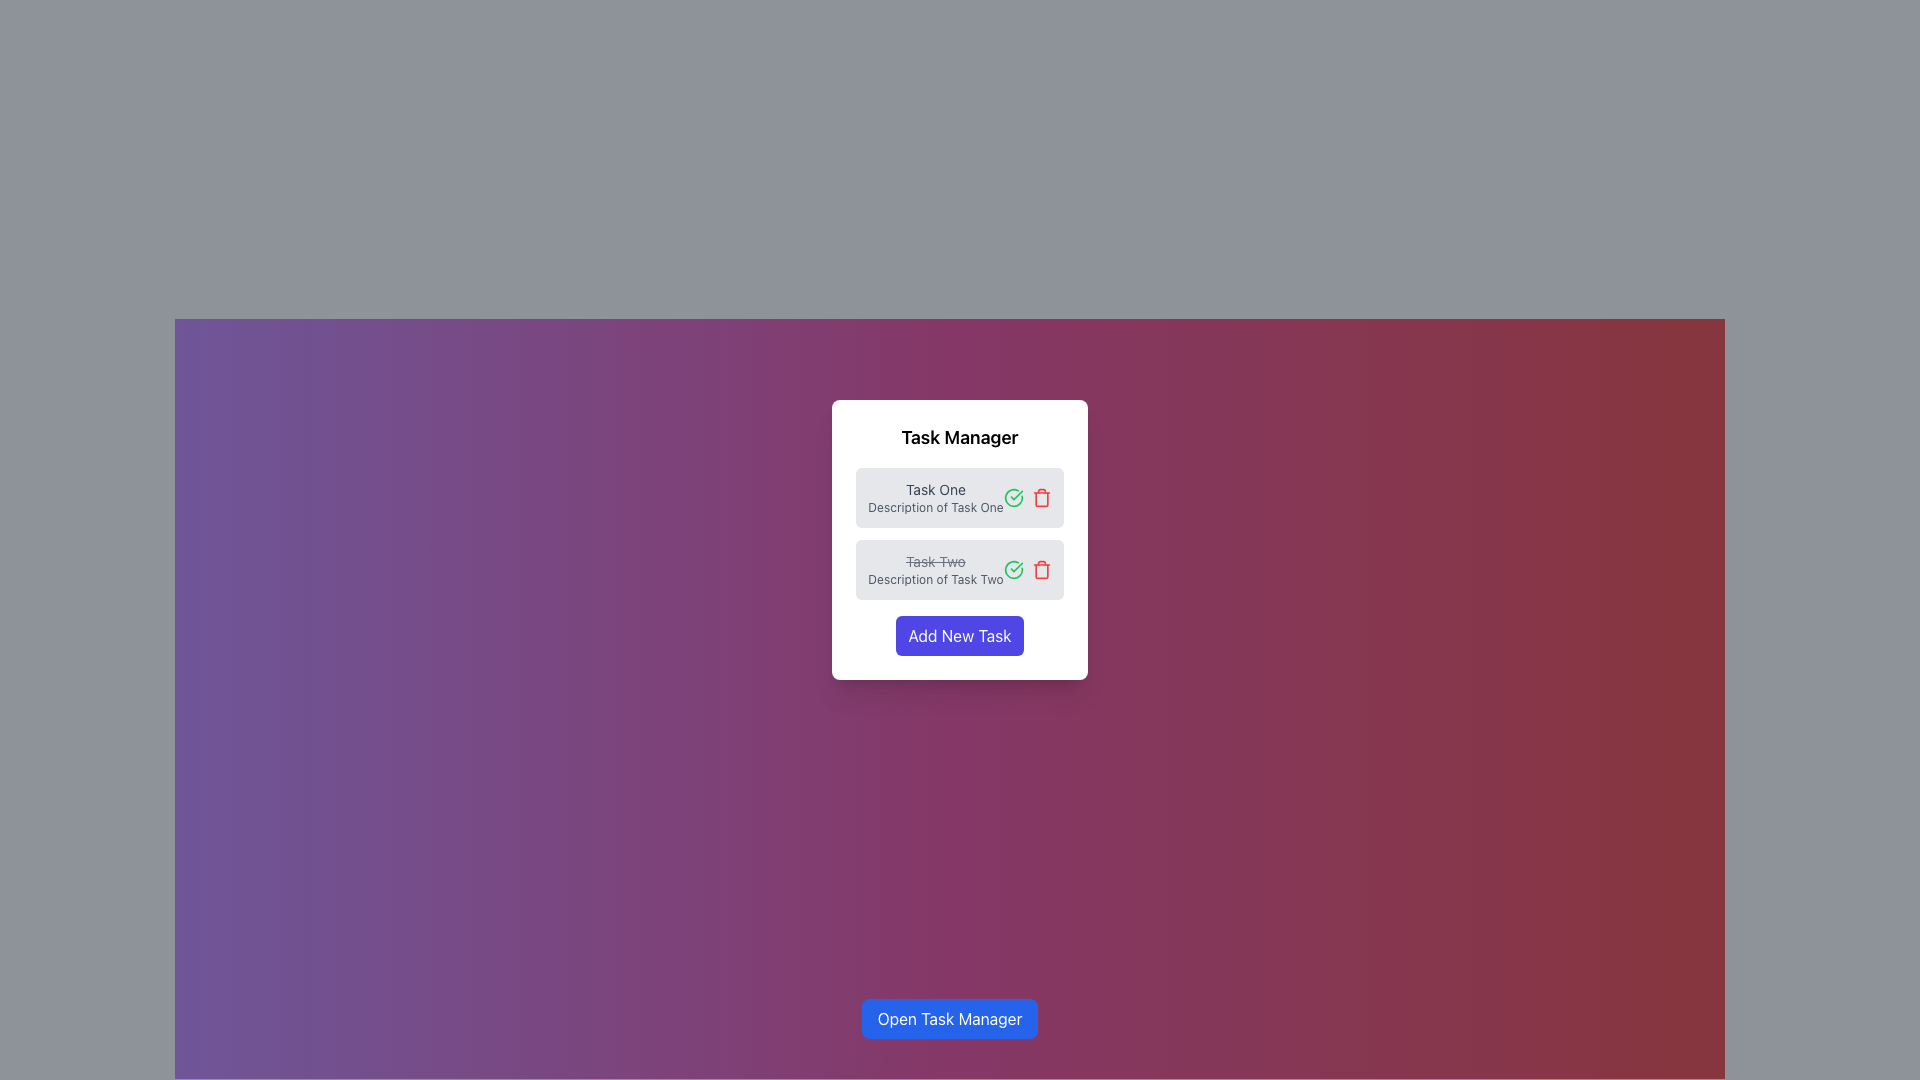 The width and height of the screenshot is (1920, 1080). I want to click on the red trash icon button, which is the second icon in the row, so click(1040, 570).